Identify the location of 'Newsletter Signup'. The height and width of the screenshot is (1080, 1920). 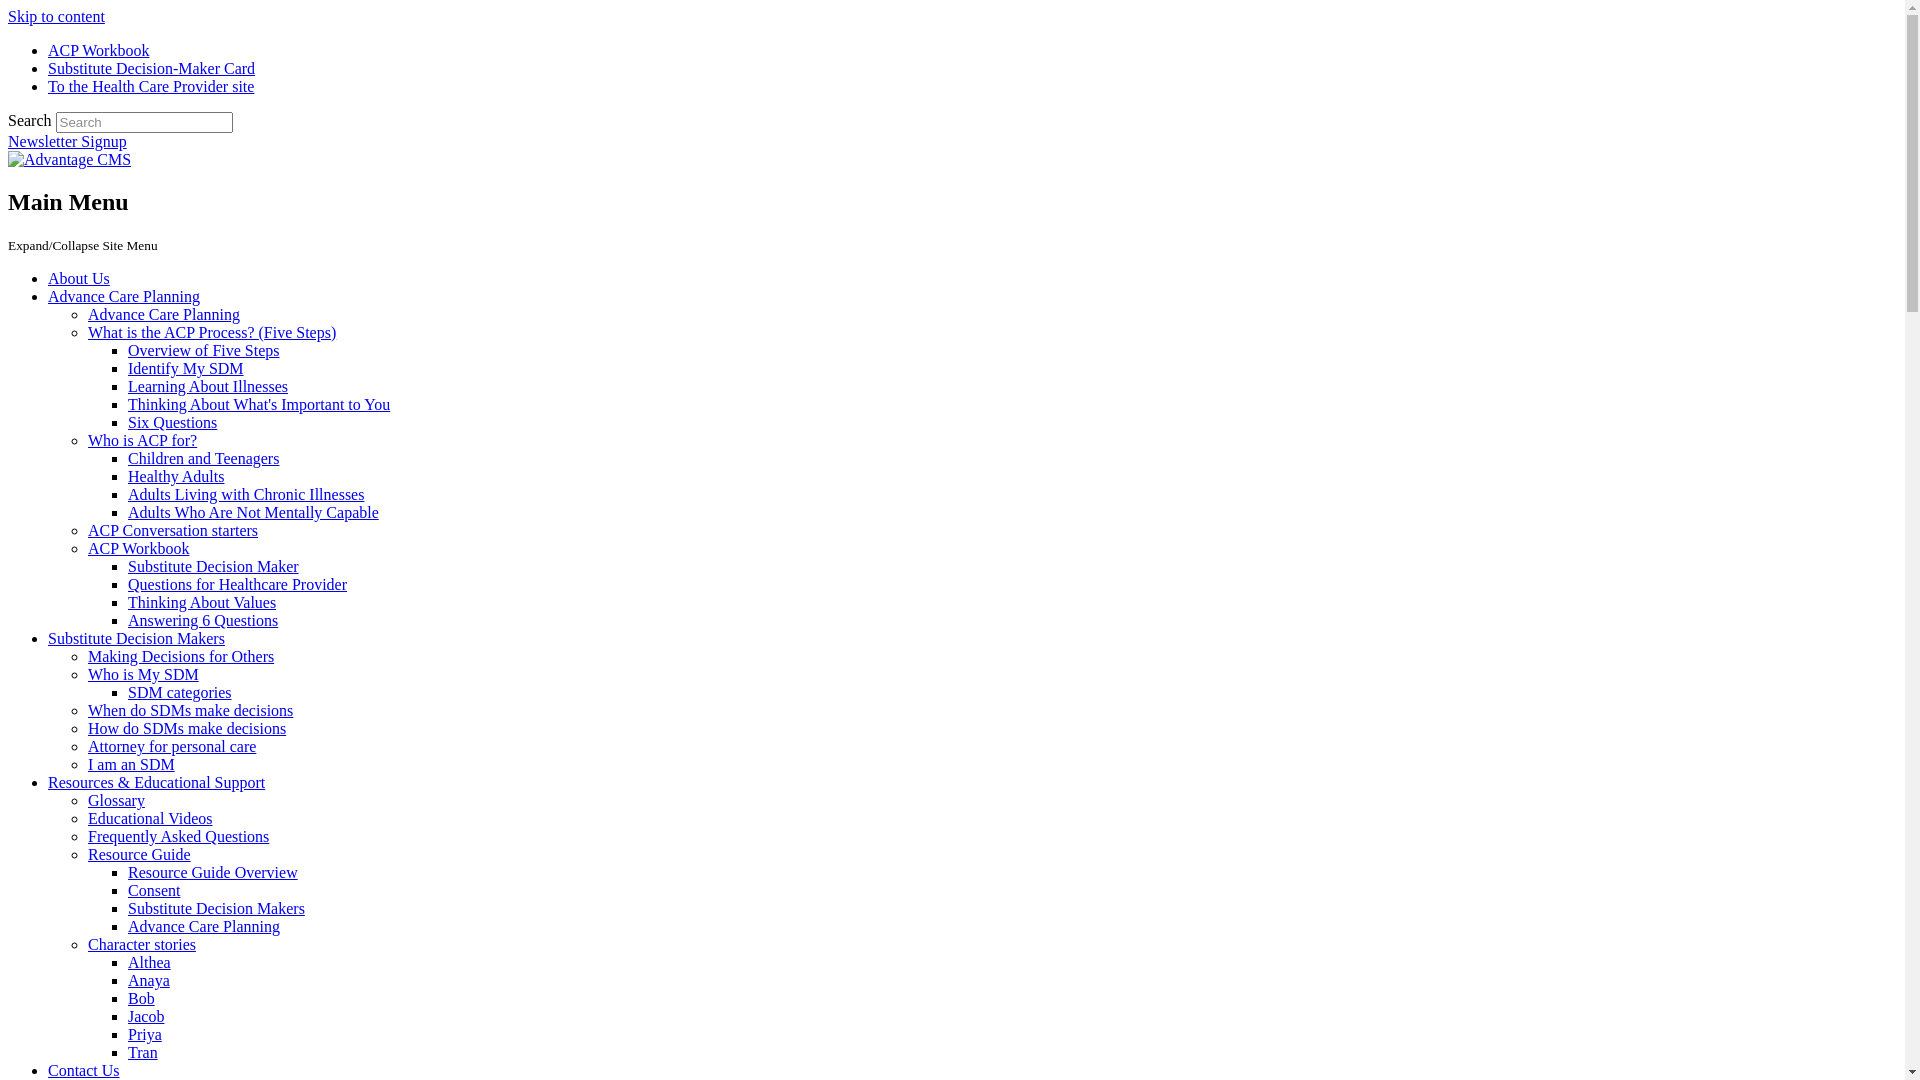
(67, 140).